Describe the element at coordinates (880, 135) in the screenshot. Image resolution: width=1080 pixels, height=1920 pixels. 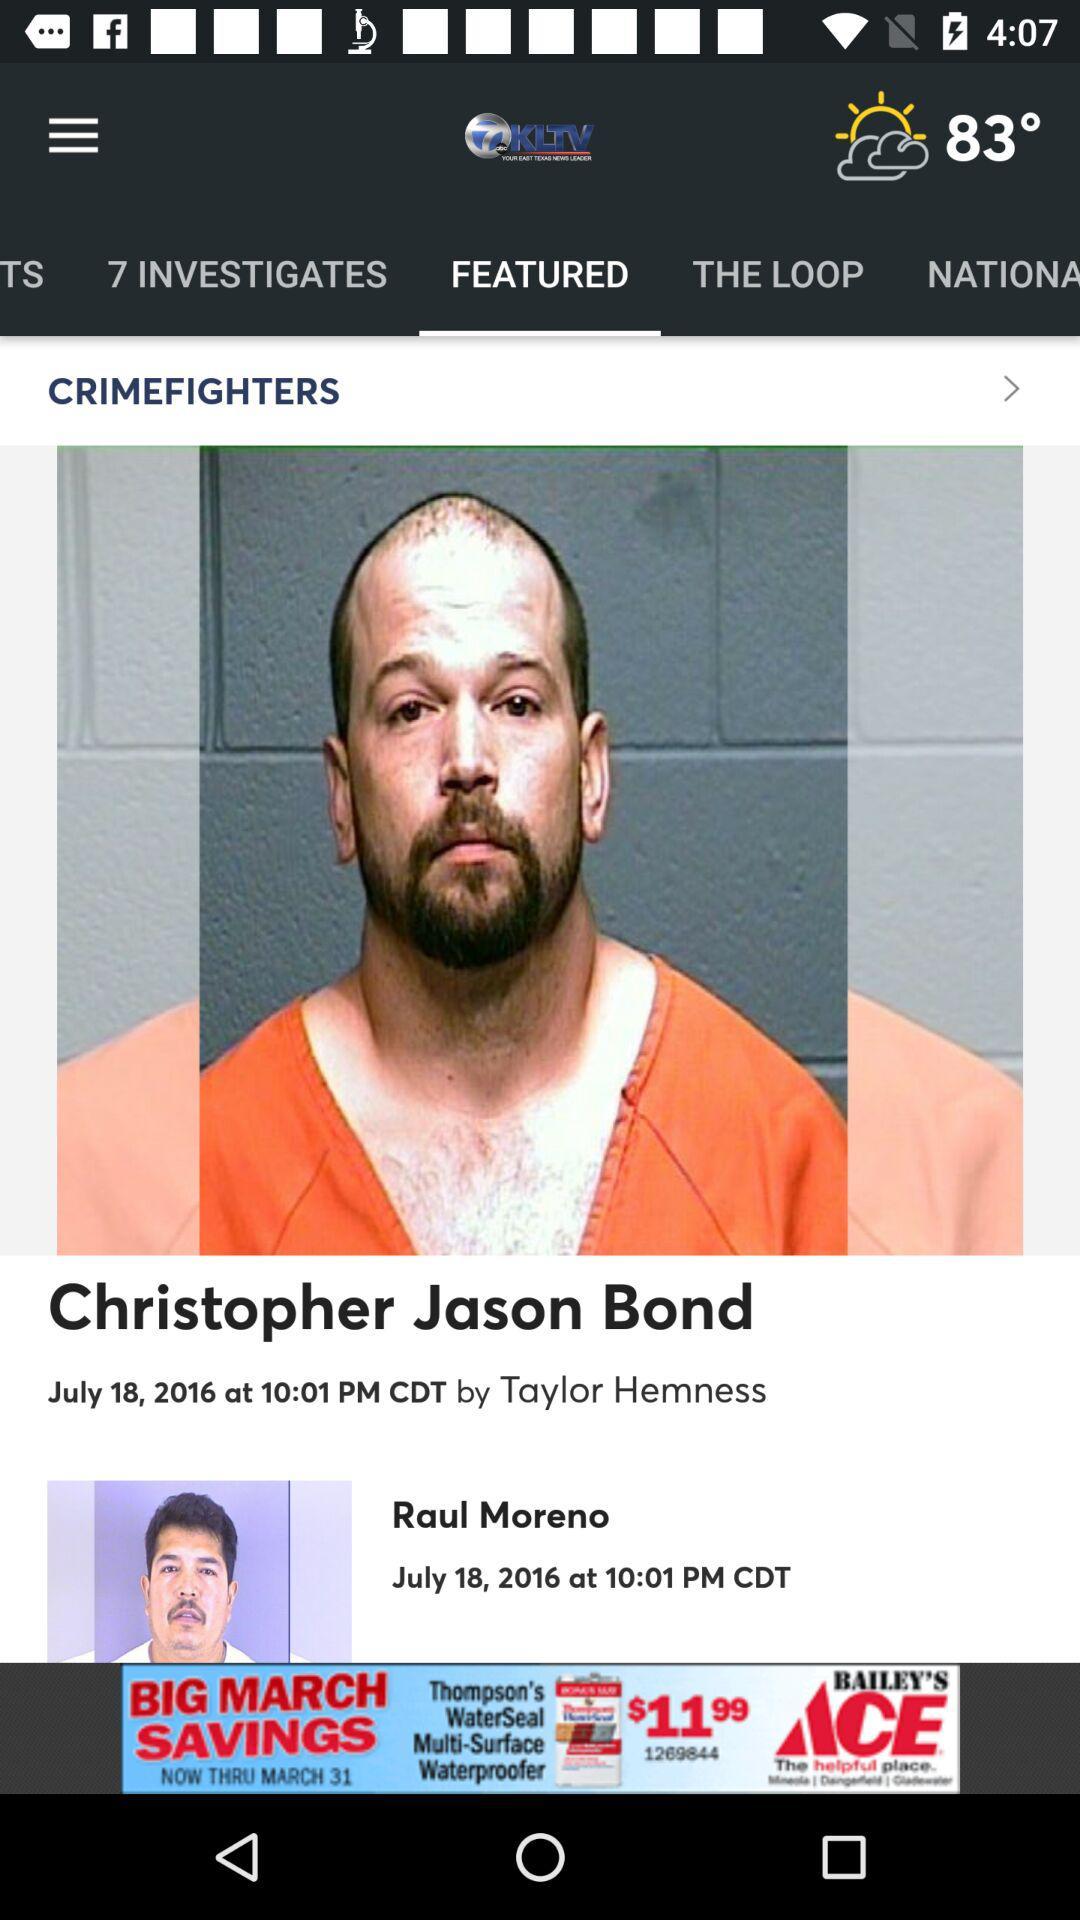
I see `the climate symbol which is at the right corner of the screen` at that location.